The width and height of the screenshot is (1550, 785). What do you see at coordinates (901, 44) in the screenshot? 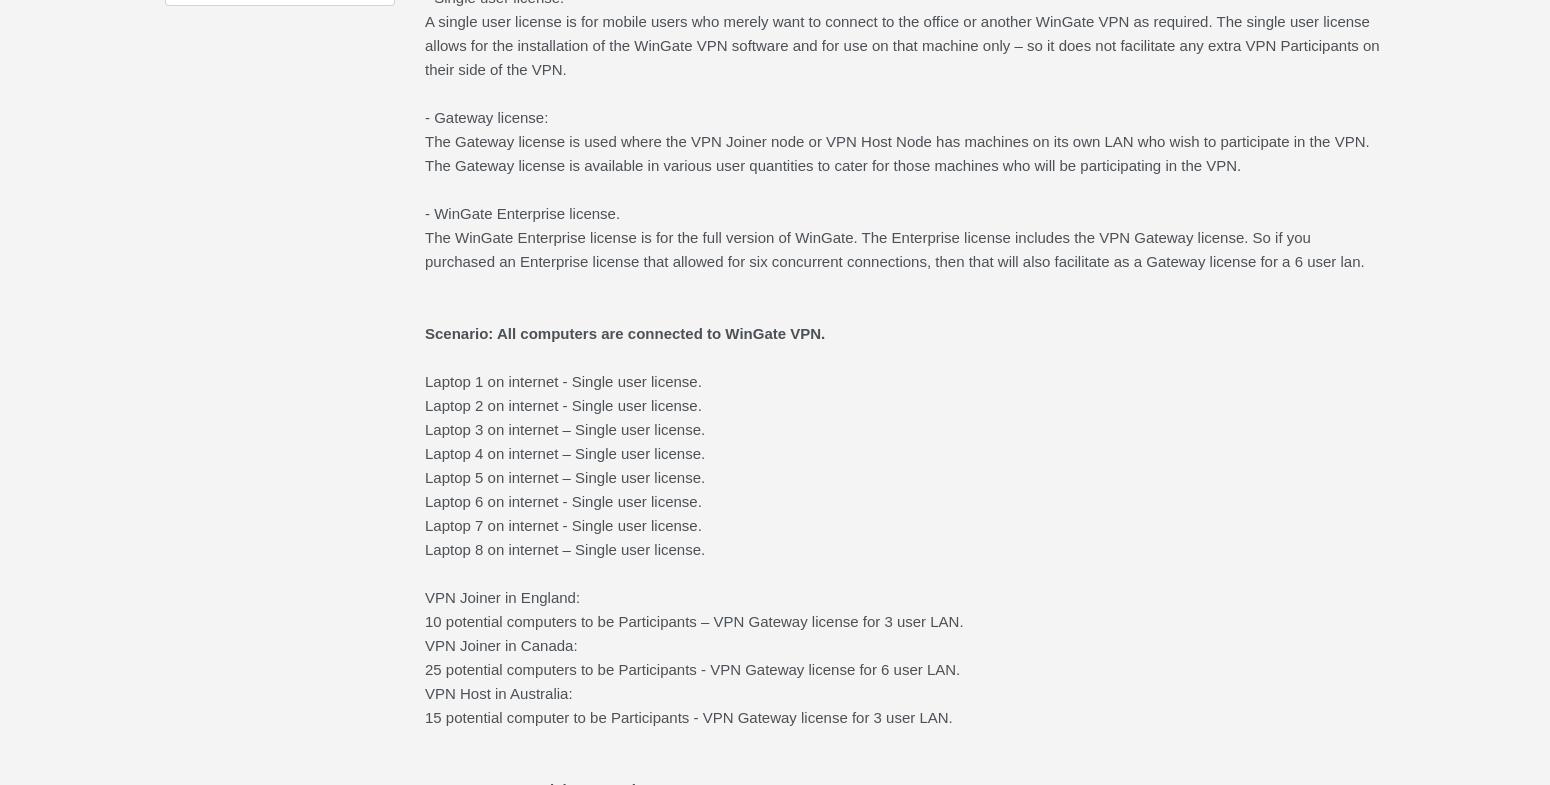
I see `'A single user license is for mobile users who merely want to connect to the office or another WinGate VPN as required. The single user license allows for the installation of the WinGate VPN software and for use on that machine only – so it does not facilitate any extra VPN Participants on their side of the VPN.'` at bounding box center [901, 44].